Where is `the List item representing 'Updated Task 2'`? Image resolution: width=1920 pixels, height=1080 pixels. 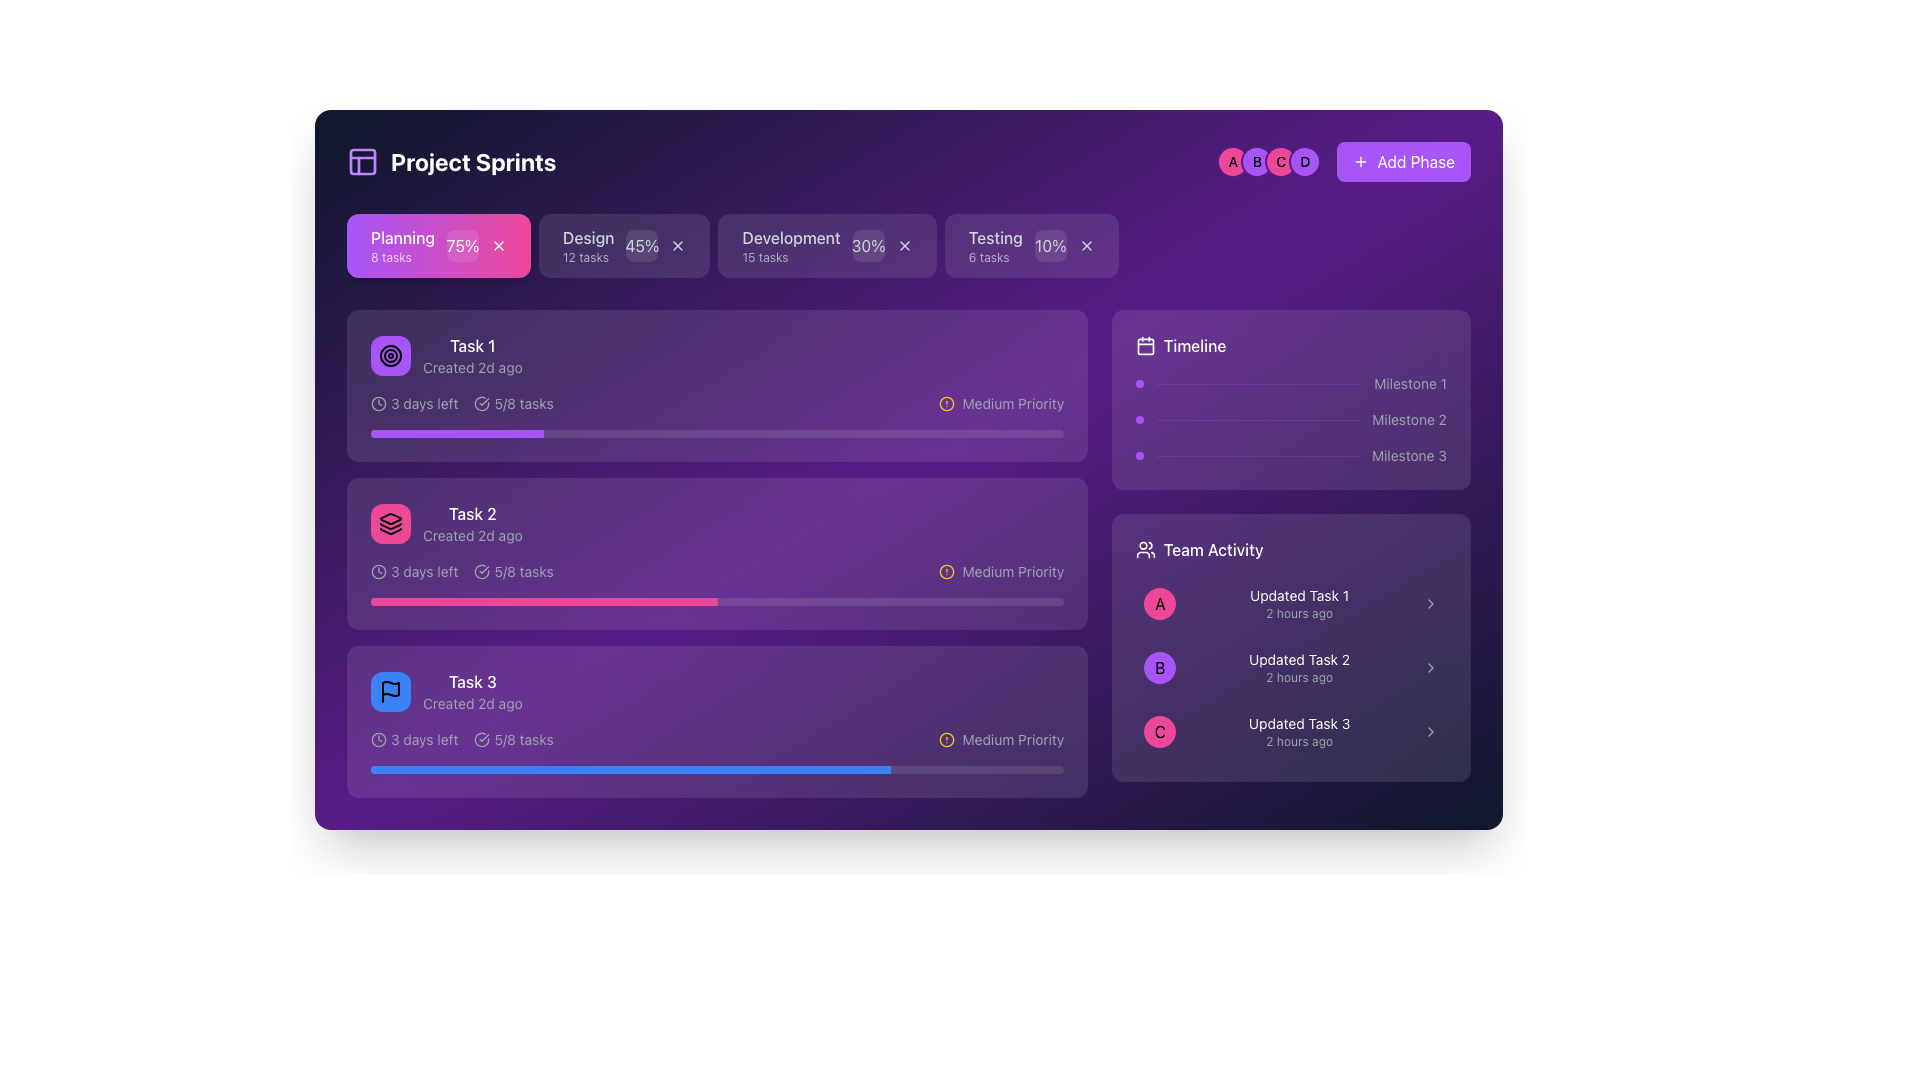 the List item representing 'Updated Task 2' is located at coordinates (1291, 667).